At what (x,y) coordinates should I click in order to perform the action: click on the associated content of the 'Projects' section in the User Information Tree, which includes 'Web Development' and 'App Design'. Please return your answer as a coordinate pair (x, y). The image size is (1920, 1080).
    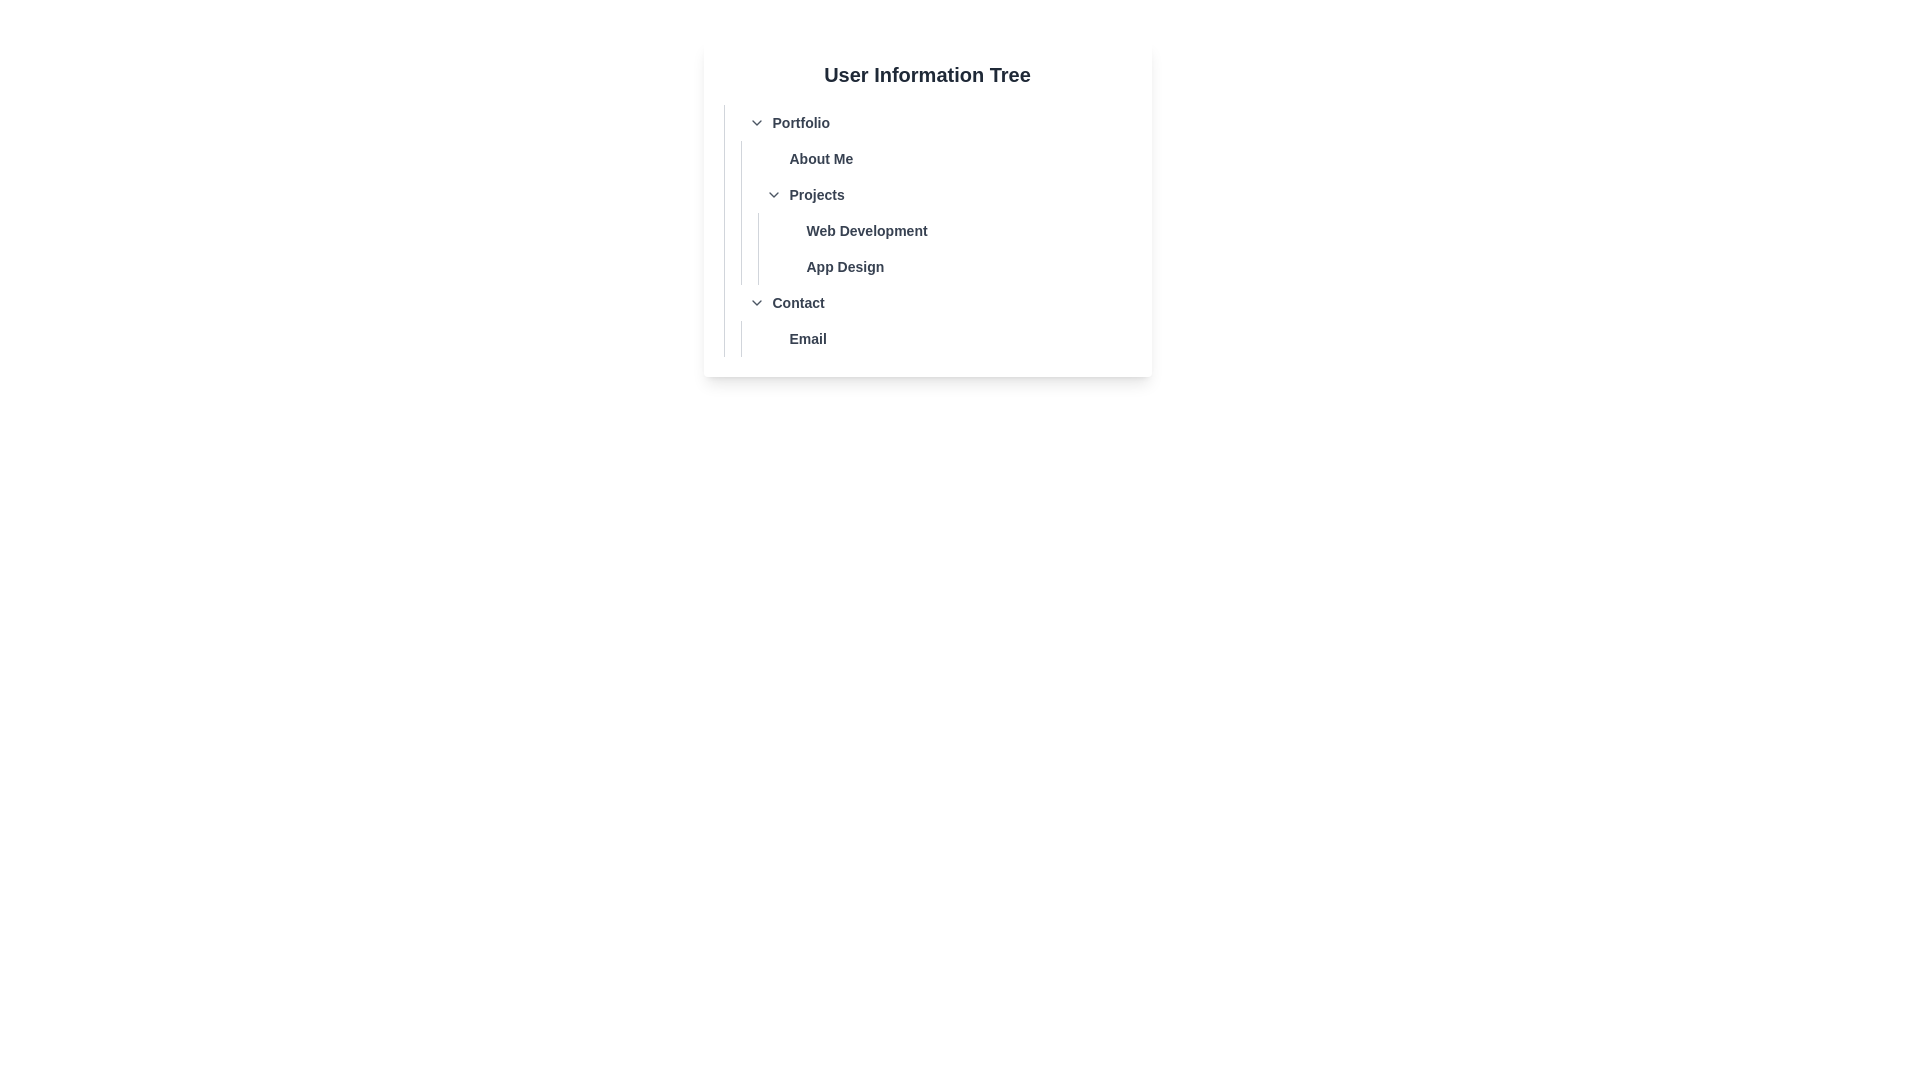
    Looking at the image, I should click on (926, 195).